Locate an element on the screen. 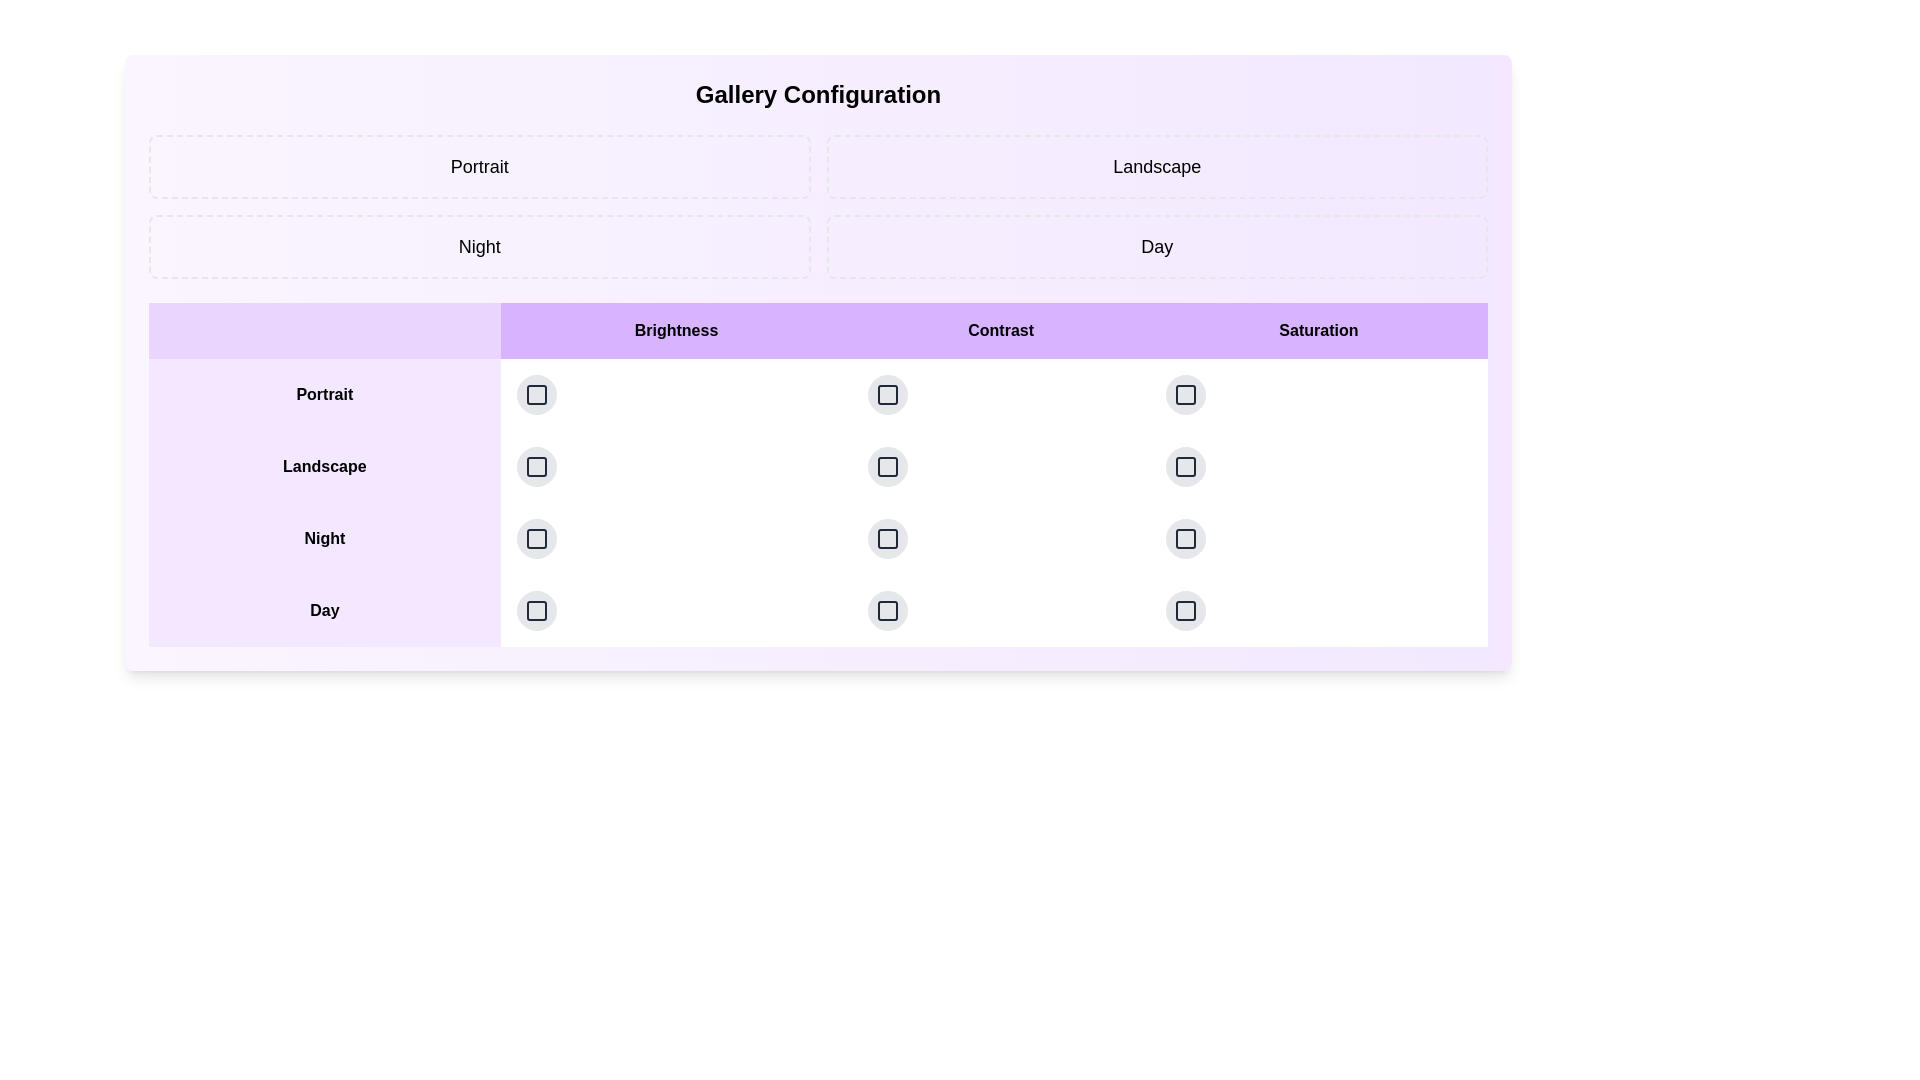 This screenshot has height=1080, width=1920. the selectable grid item titled 'Landscape', which is the second option in a grid layout of four (Portrait, Landscape, Night, Day), located at the top right in its group is located at coordinates (1157, 165).